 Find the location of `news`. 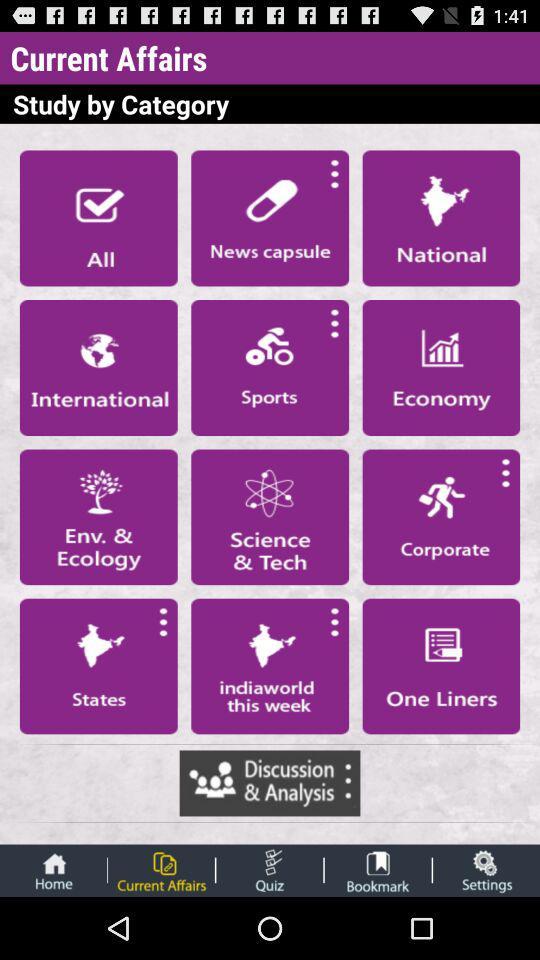

news is located at coordinates (270, 218).